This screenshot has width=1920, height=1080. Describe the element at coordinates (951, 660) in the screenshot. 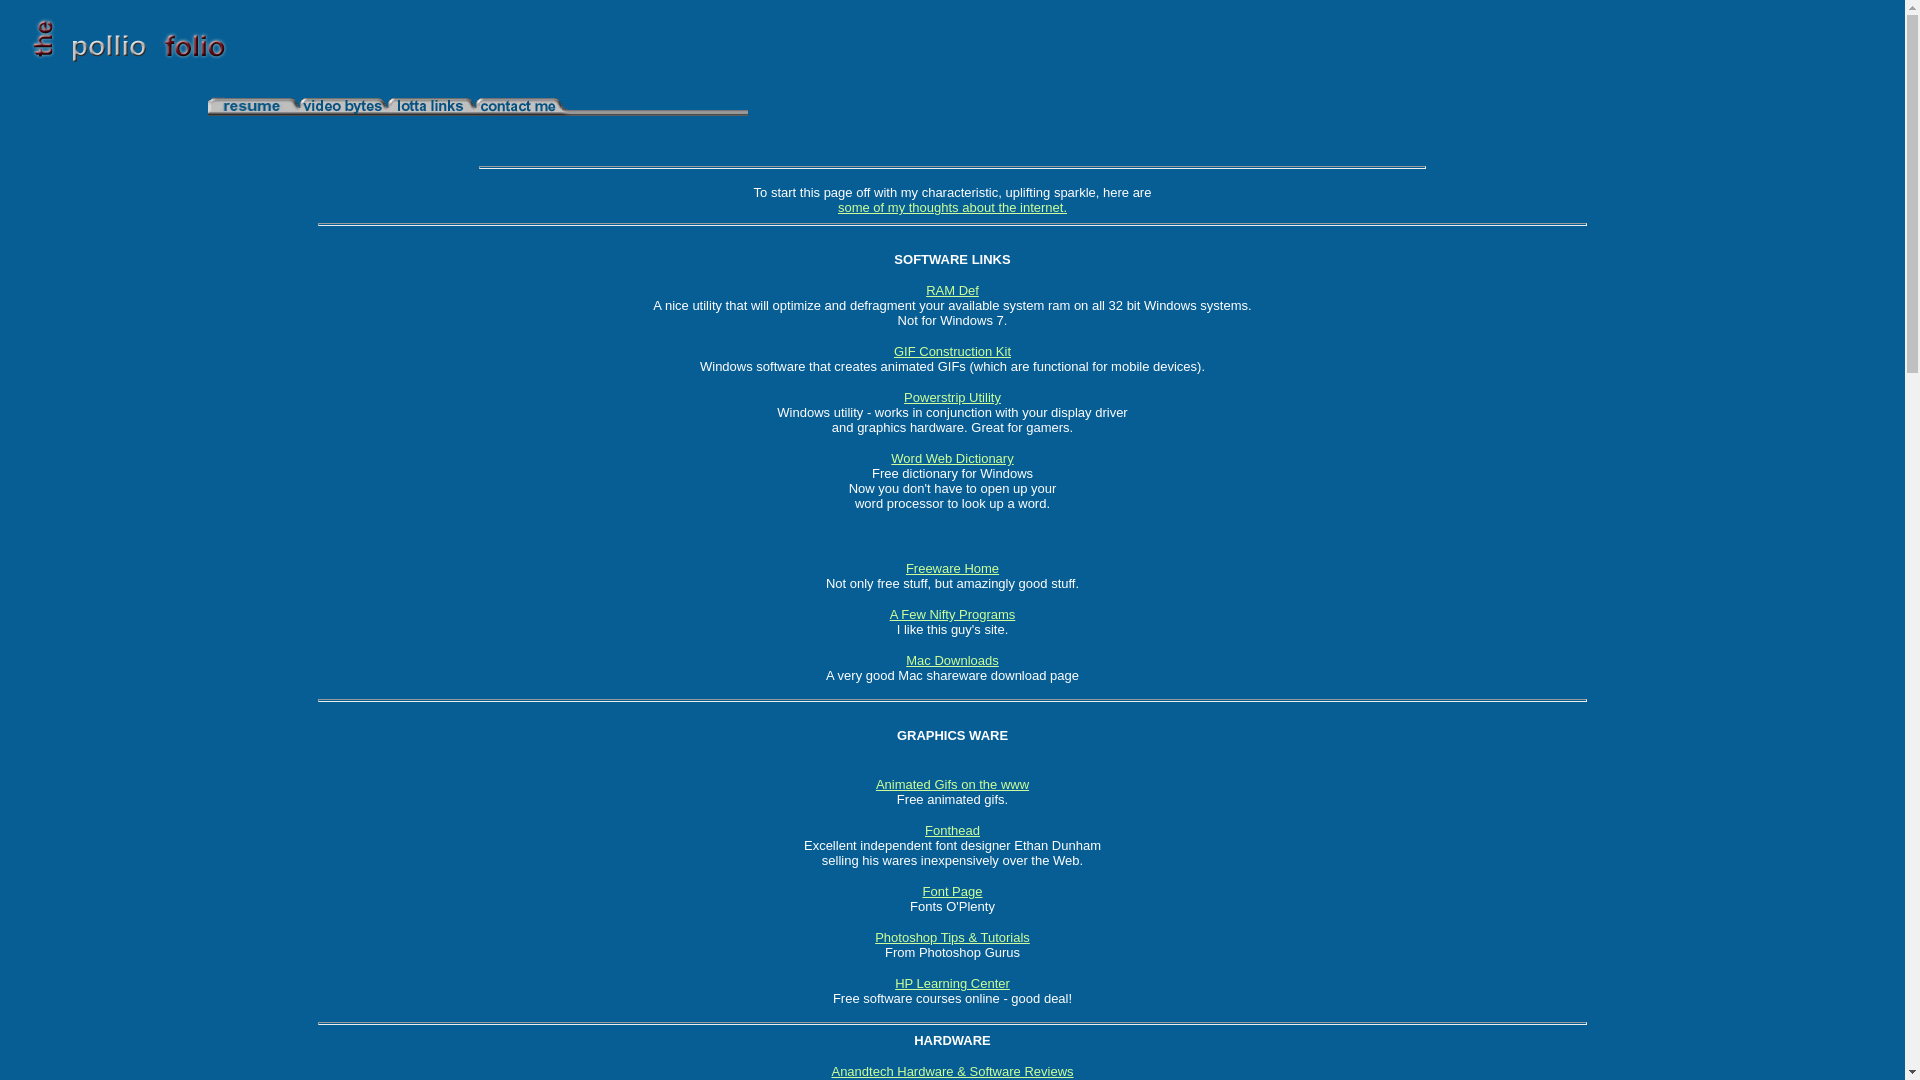

I see `'Mac Downloads'` at that location.